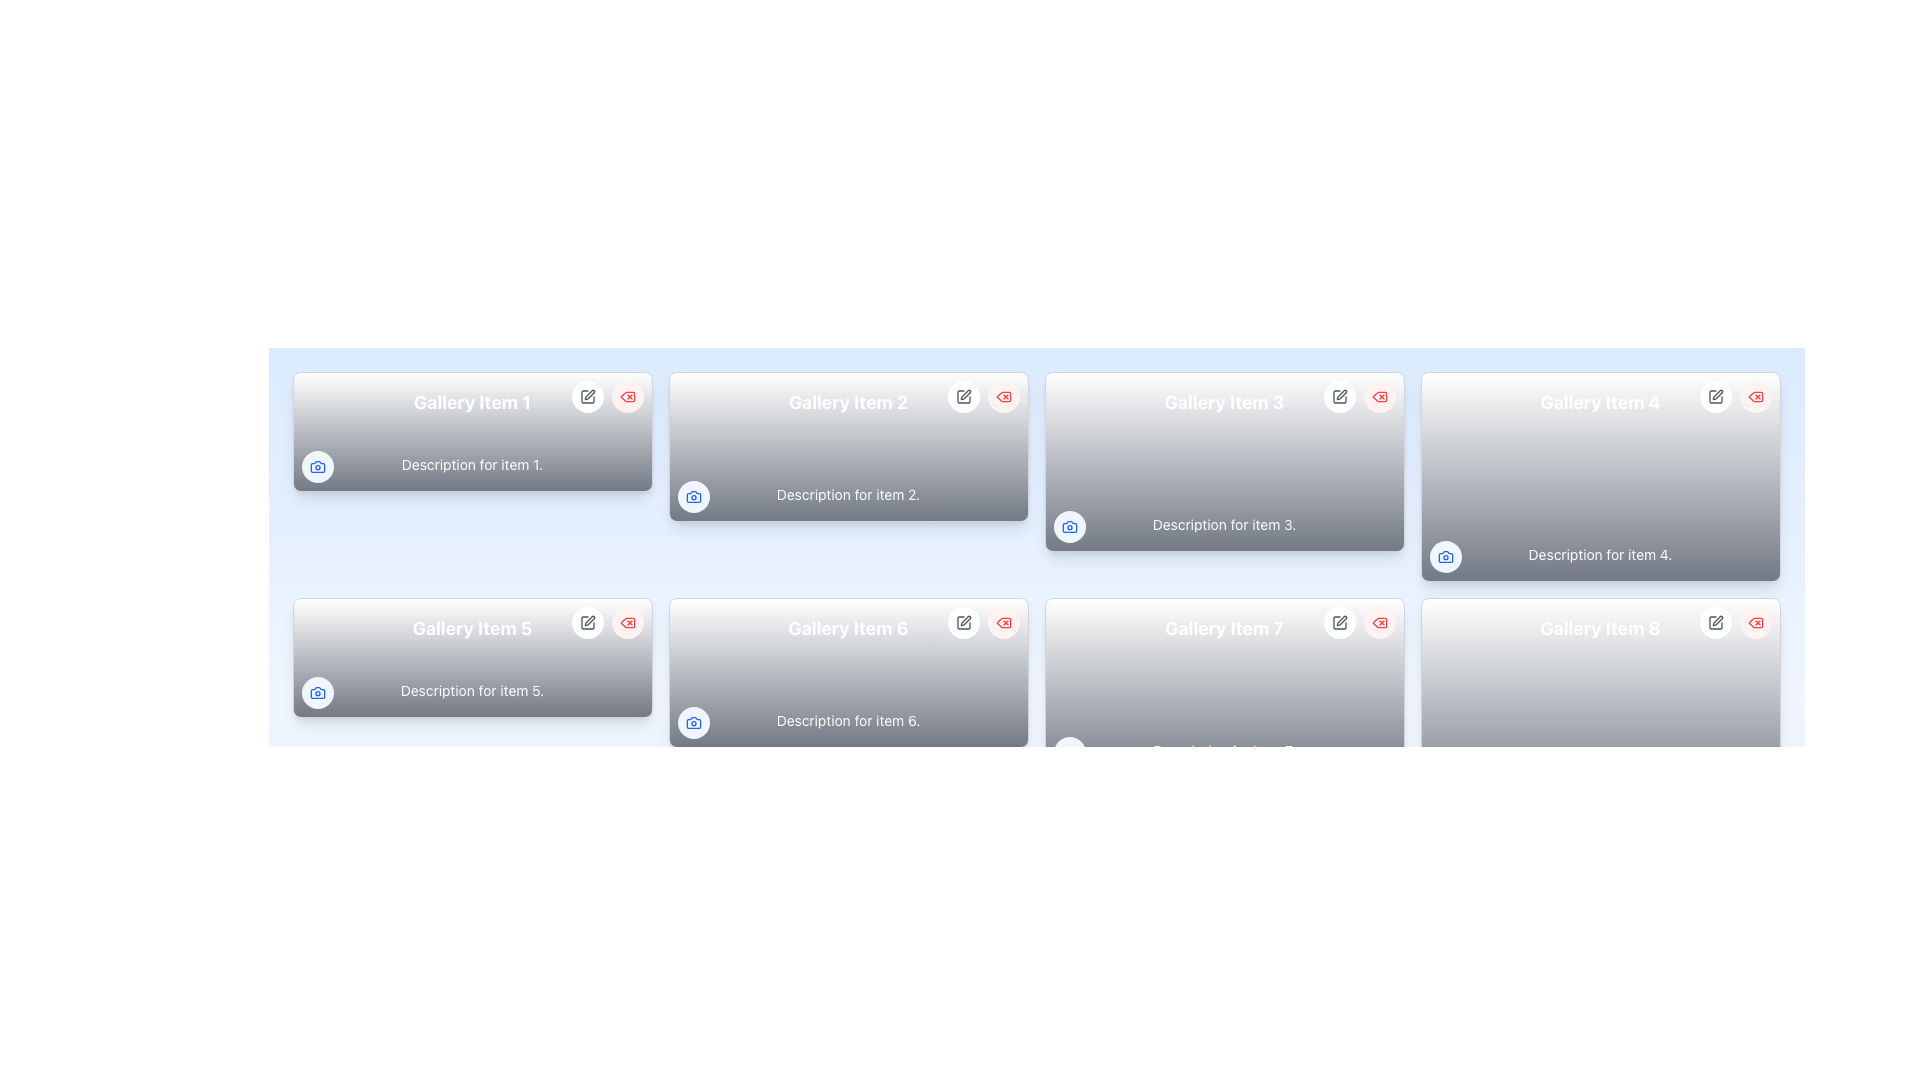  I want to click on the deletion icon with a trash symbol located in the top right corner of the card labeled 'Gallery Item 3', so click(1378, 397).